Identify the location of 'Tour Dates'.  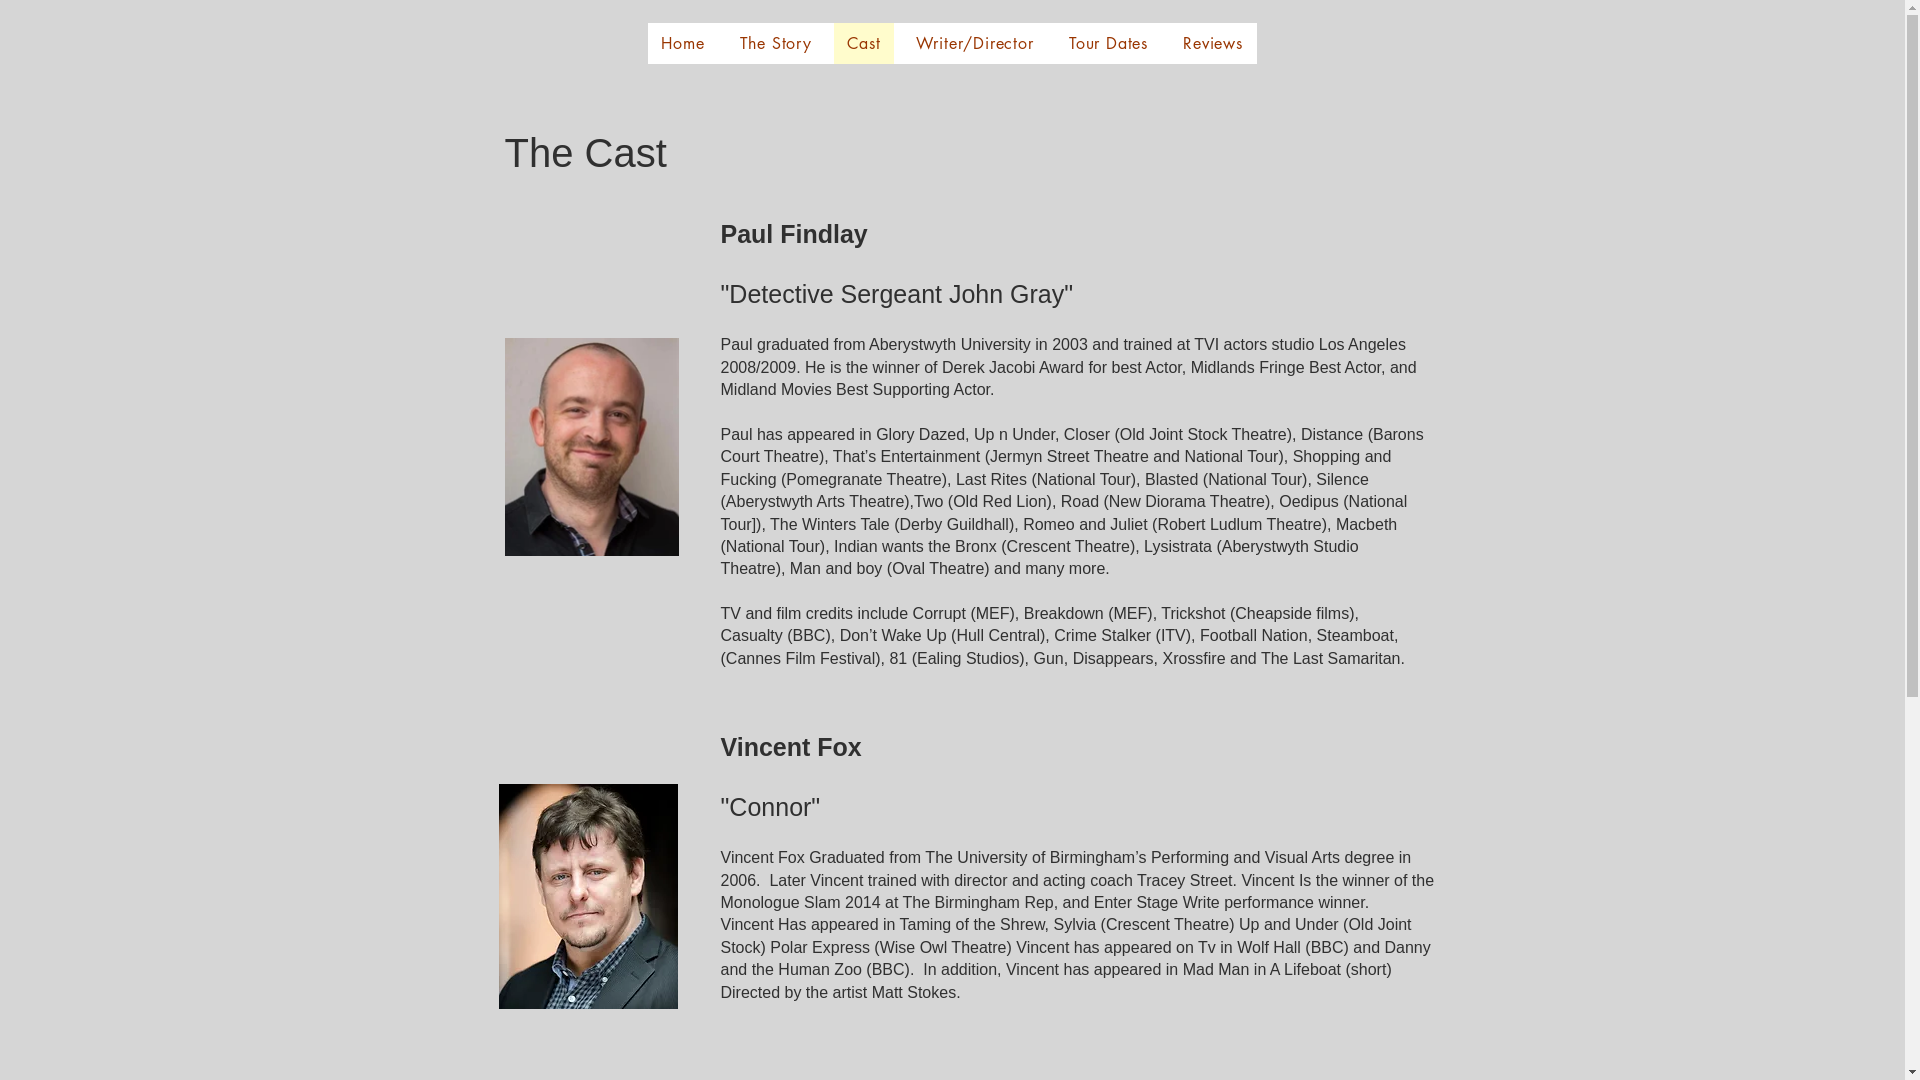
(1107, 43).